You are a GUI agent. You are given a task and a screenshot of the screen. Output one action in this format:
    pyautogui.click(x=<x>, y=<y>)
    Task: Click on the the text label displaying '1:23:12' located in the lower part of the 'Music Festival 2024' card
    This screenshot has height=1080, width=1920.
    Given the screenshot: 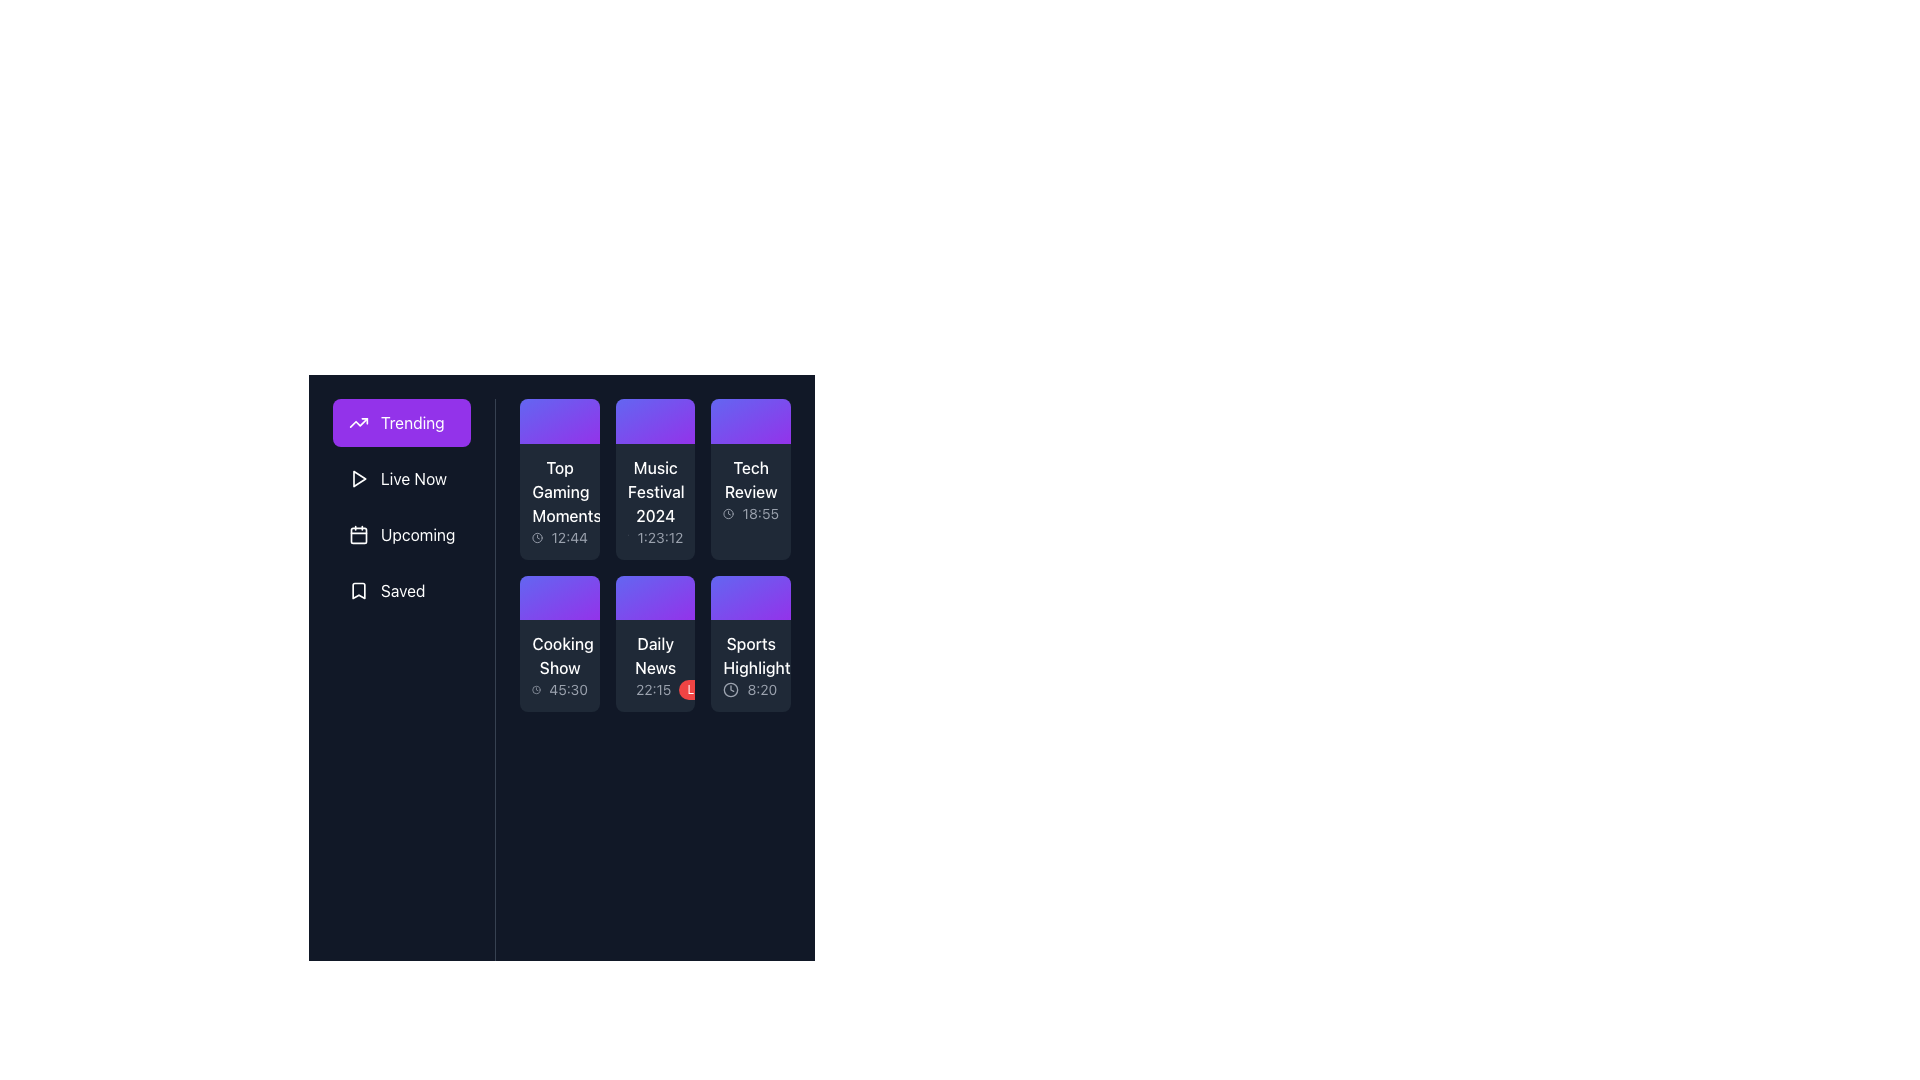 What is the action you would take?
    pyautogui.click(x=660, y=536)
    